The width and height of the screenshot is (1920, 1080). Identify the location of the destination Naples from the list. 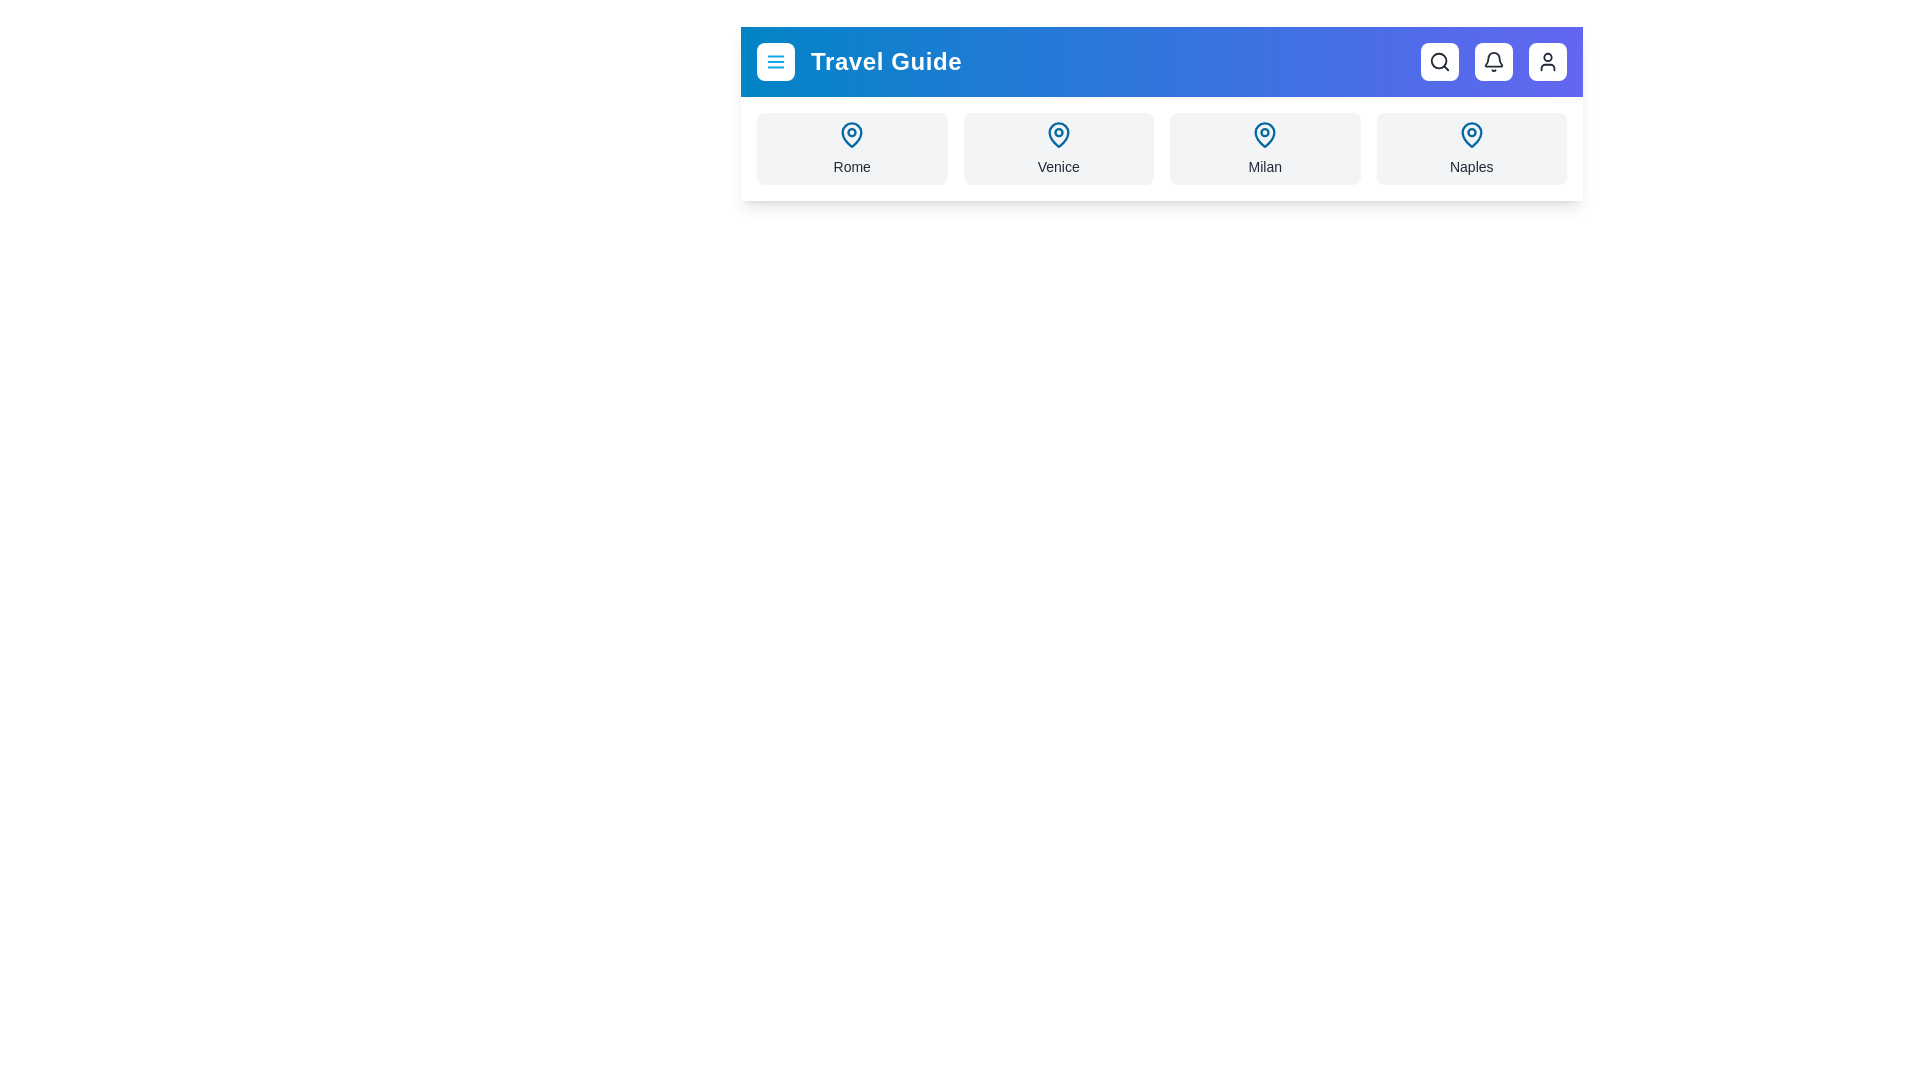
(1472, 148).